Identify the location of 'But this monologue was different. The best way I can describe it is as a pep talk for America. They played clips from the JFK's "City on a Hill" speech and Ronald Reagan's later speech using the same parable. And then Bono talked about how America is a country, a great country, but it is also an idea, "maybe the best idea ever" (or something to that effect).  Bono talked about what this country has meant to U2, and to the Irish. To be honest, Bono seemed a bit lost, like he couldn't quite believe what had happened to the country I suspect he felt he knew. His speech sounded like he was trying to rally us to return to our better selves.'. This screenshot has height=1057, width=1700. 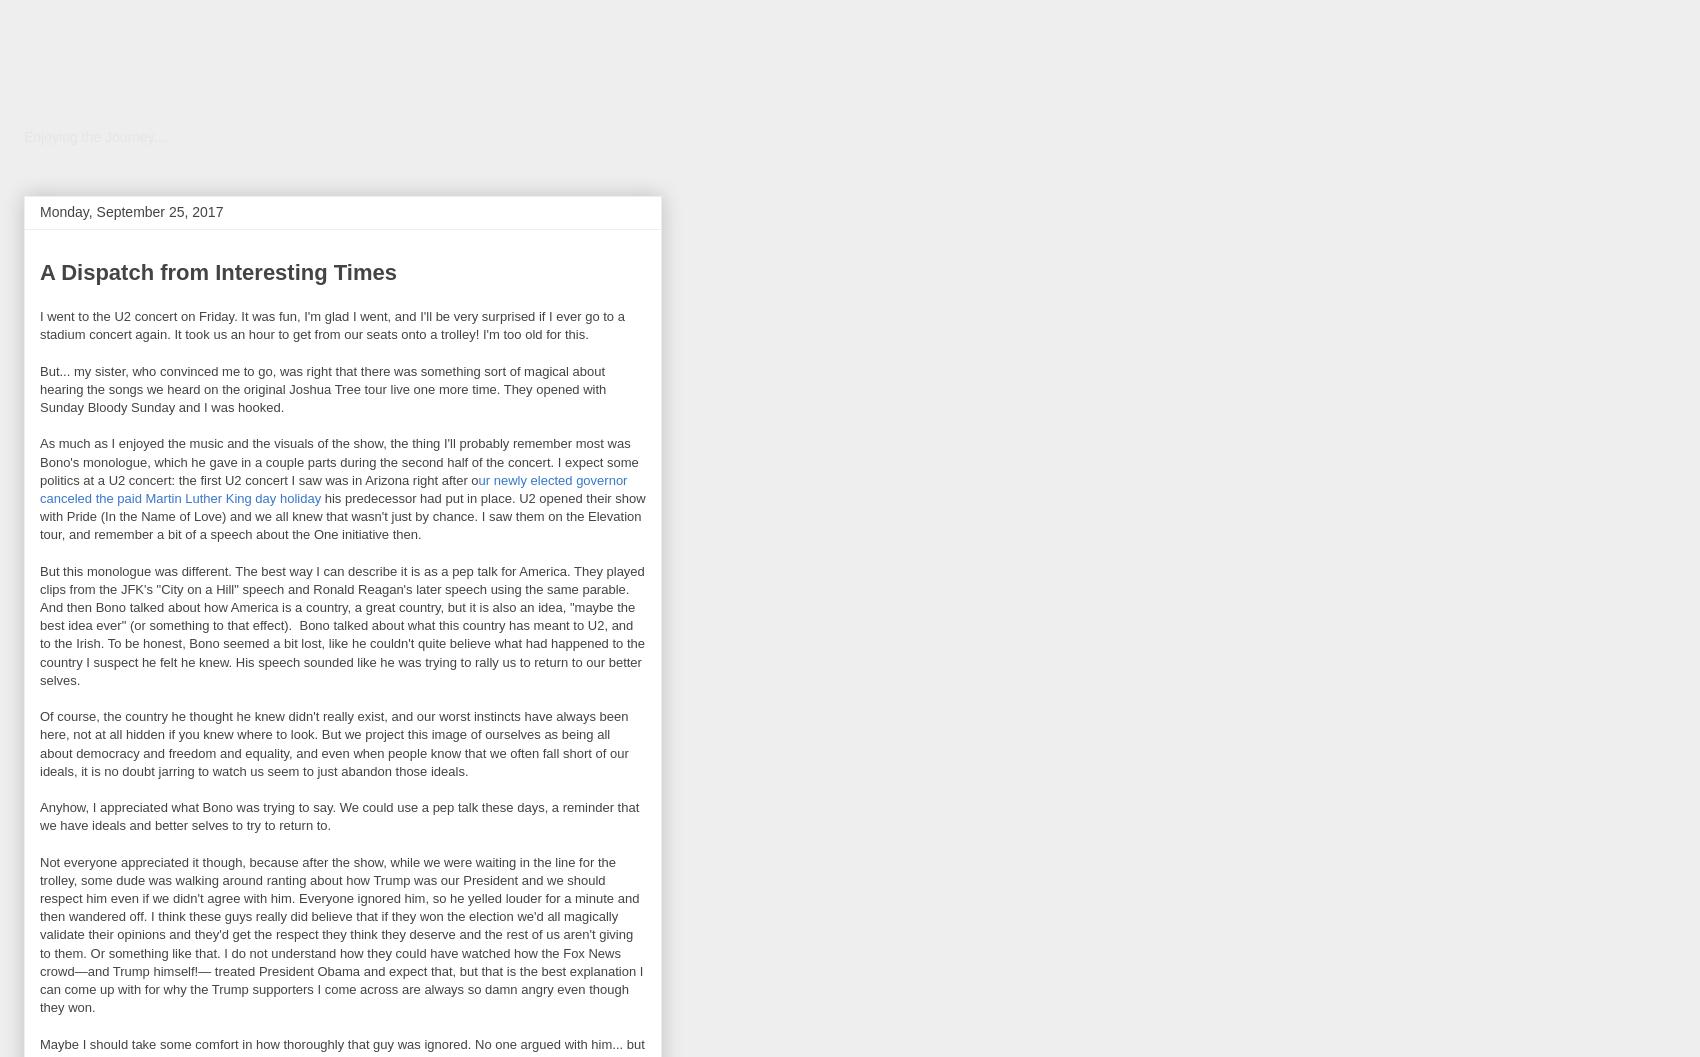
(341, 625).